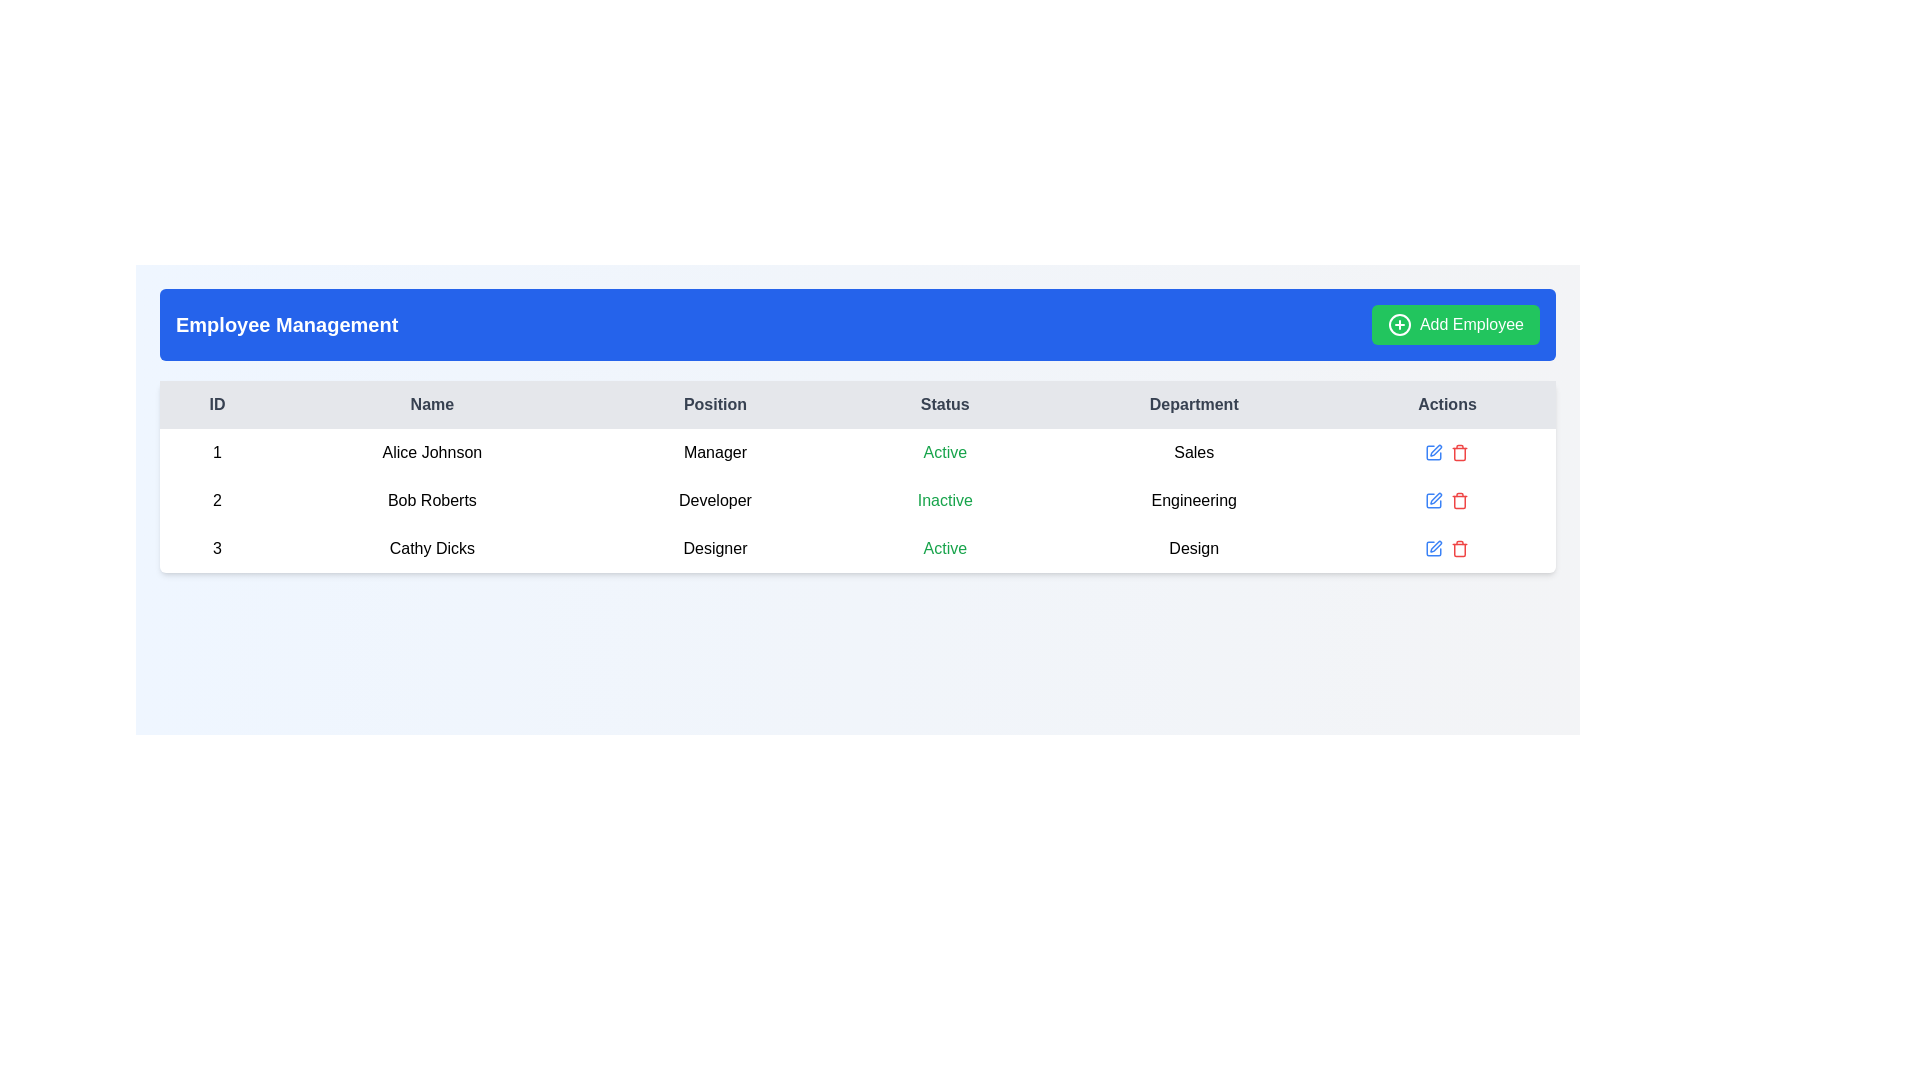  I want to click on the Text label representing the numeric ID of the user record for 'Cathy Dicks', which is located in the 'ID' column of the tabular layout, so click(217, 548).